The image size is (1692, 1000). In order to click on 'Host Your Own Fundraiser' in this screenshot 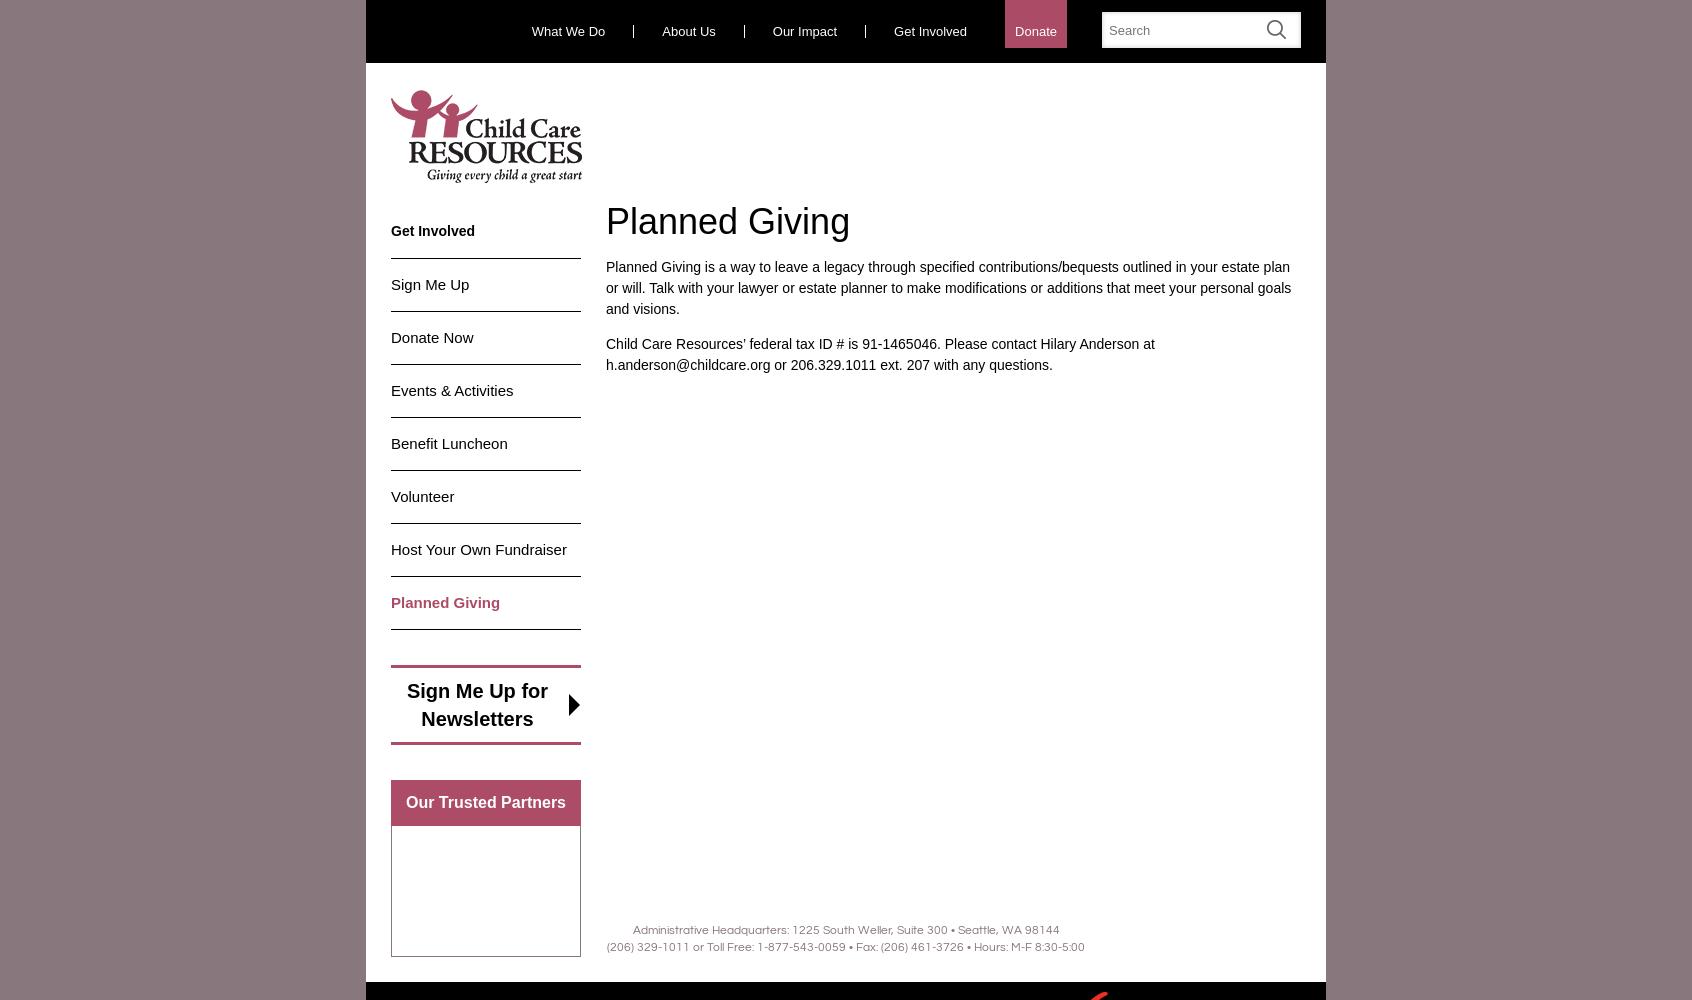, I will do `click(477, 549)`.